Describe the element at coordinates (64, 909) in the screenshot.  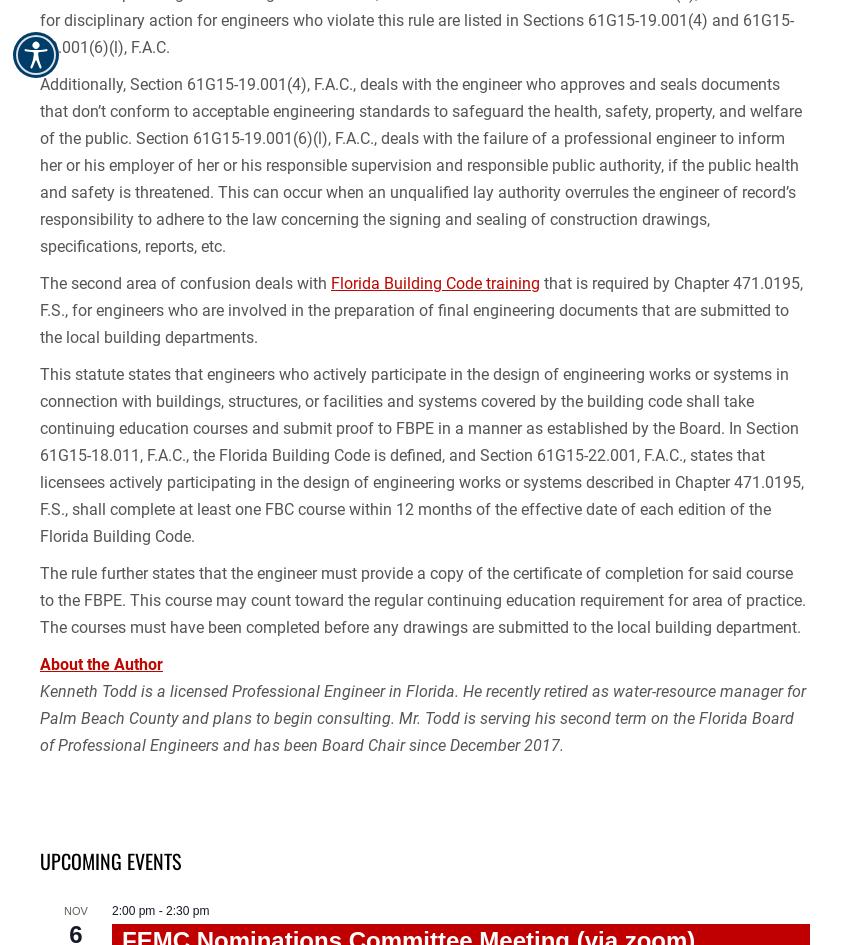
I see `'Nov'` at that location.